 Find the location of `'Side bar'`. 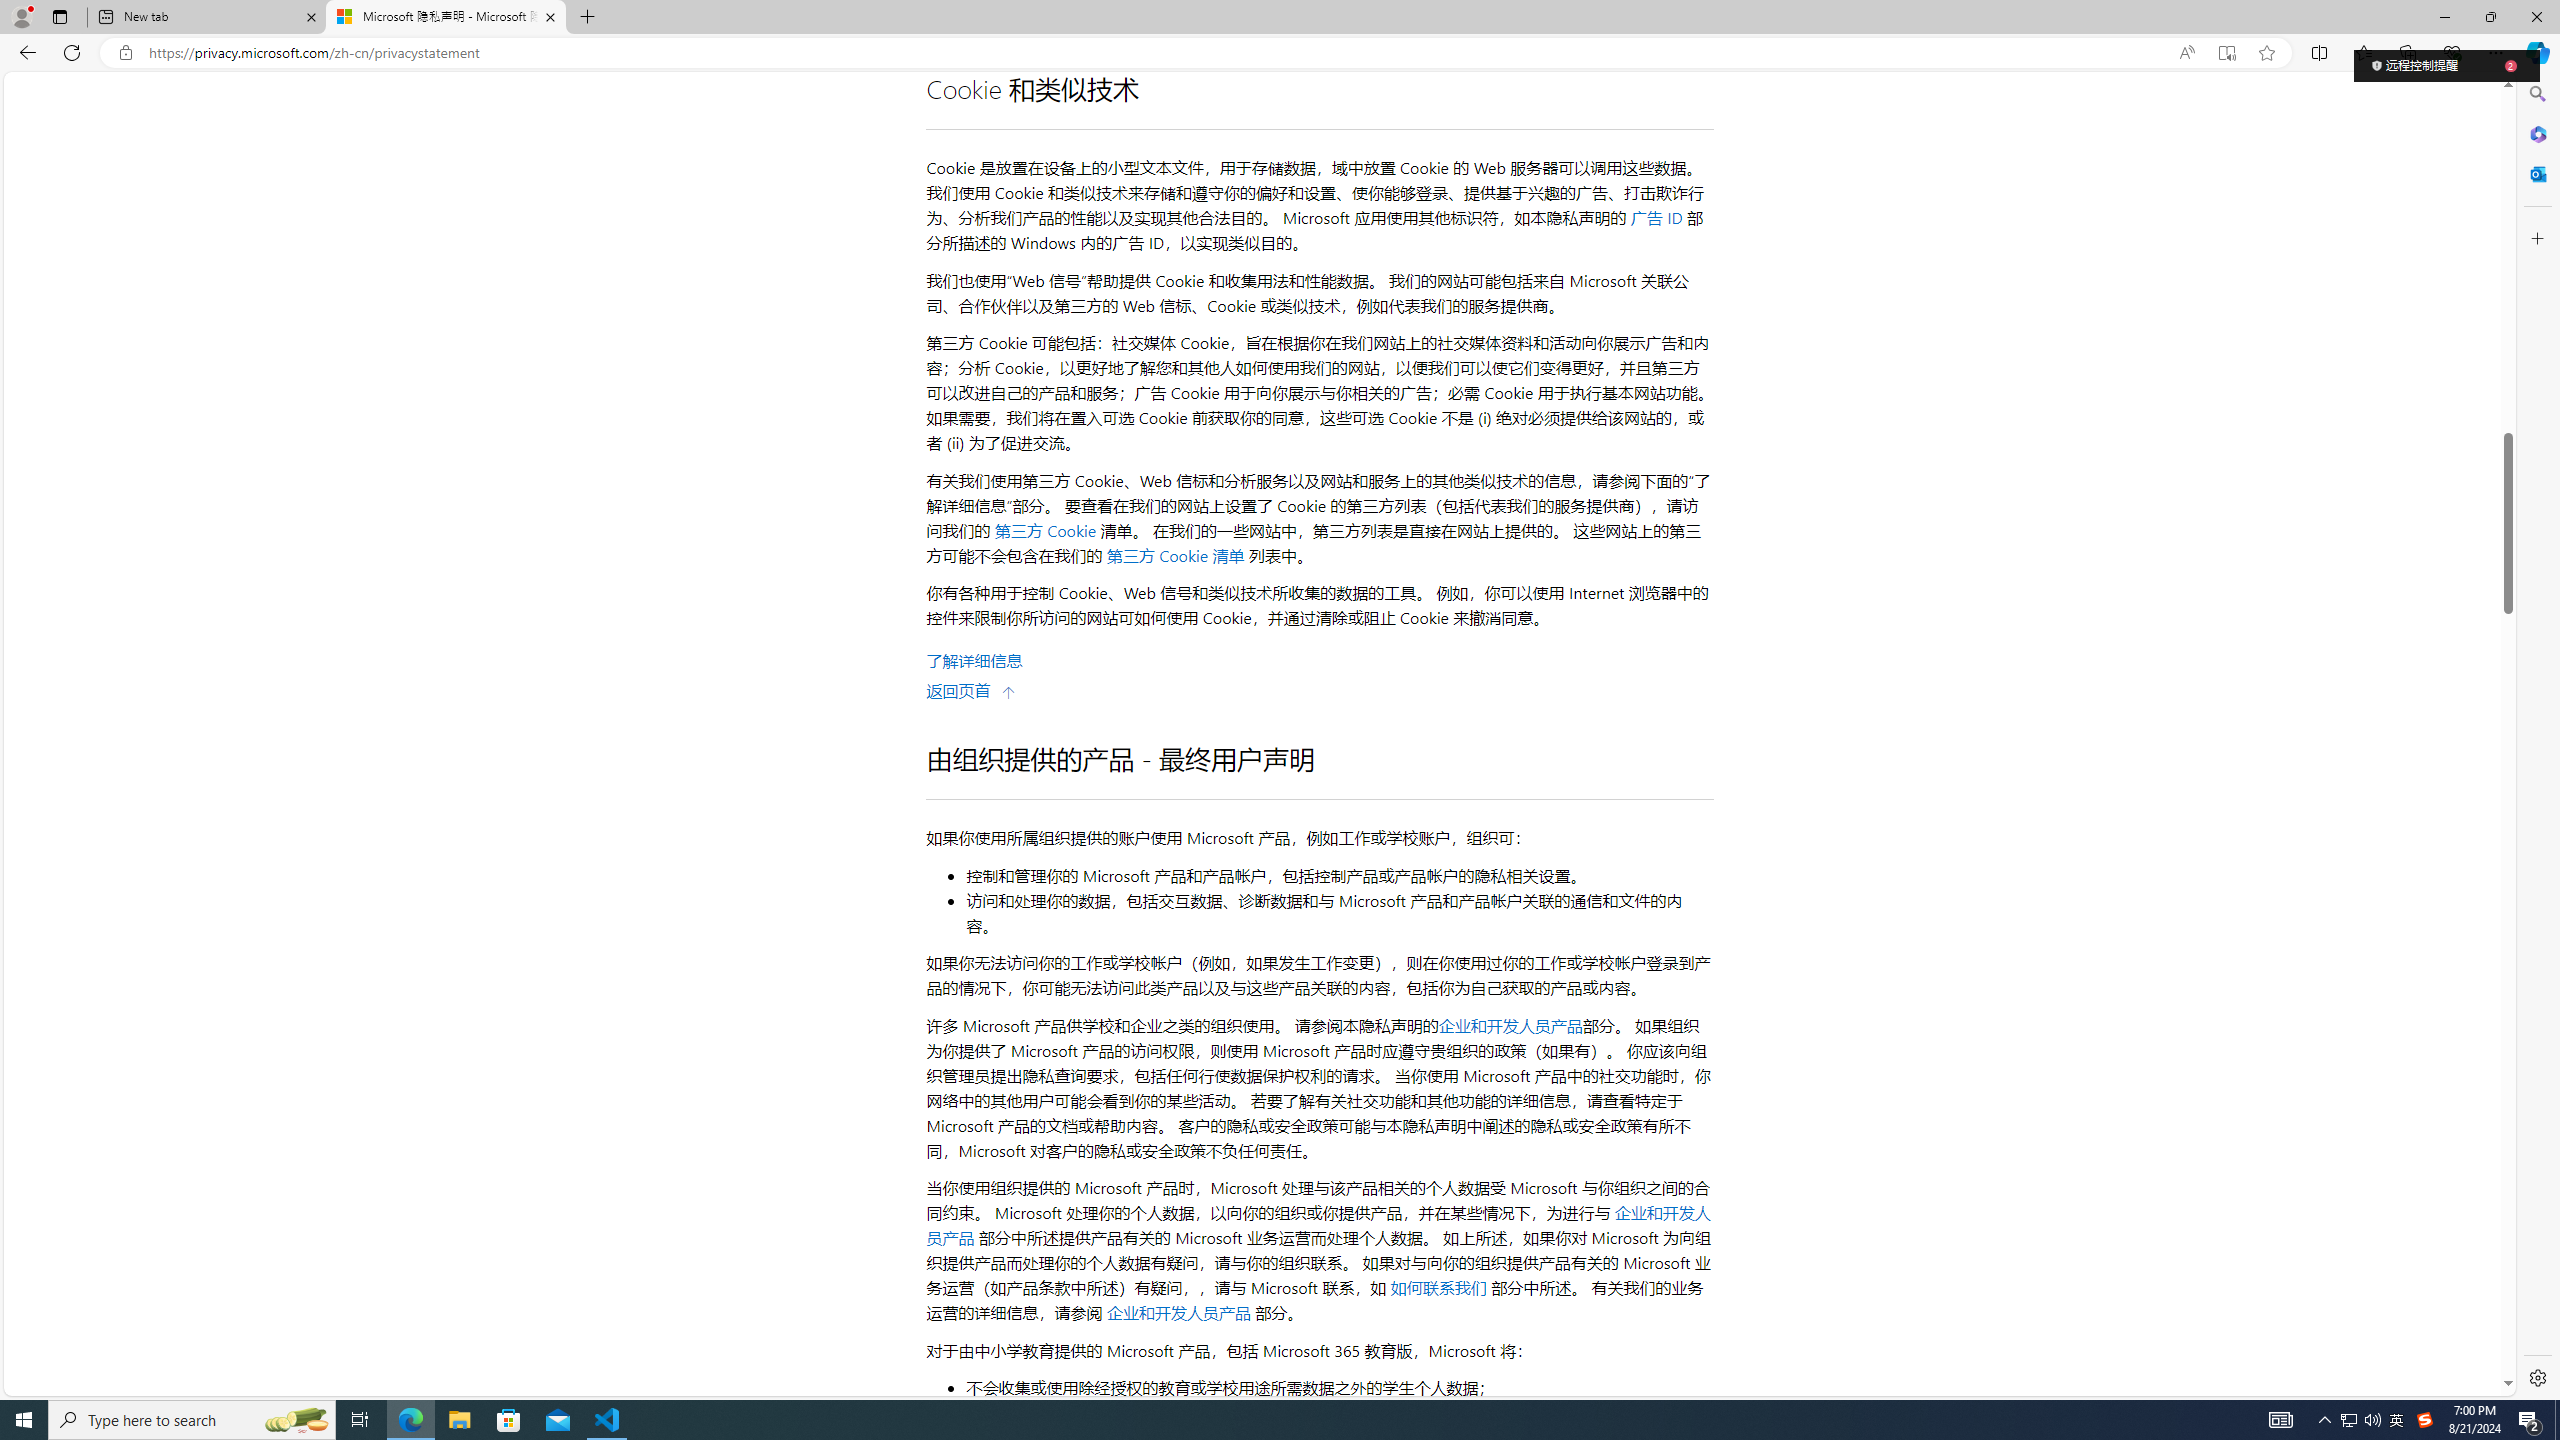

'Side bar' is located at coordinates (2537, 735).